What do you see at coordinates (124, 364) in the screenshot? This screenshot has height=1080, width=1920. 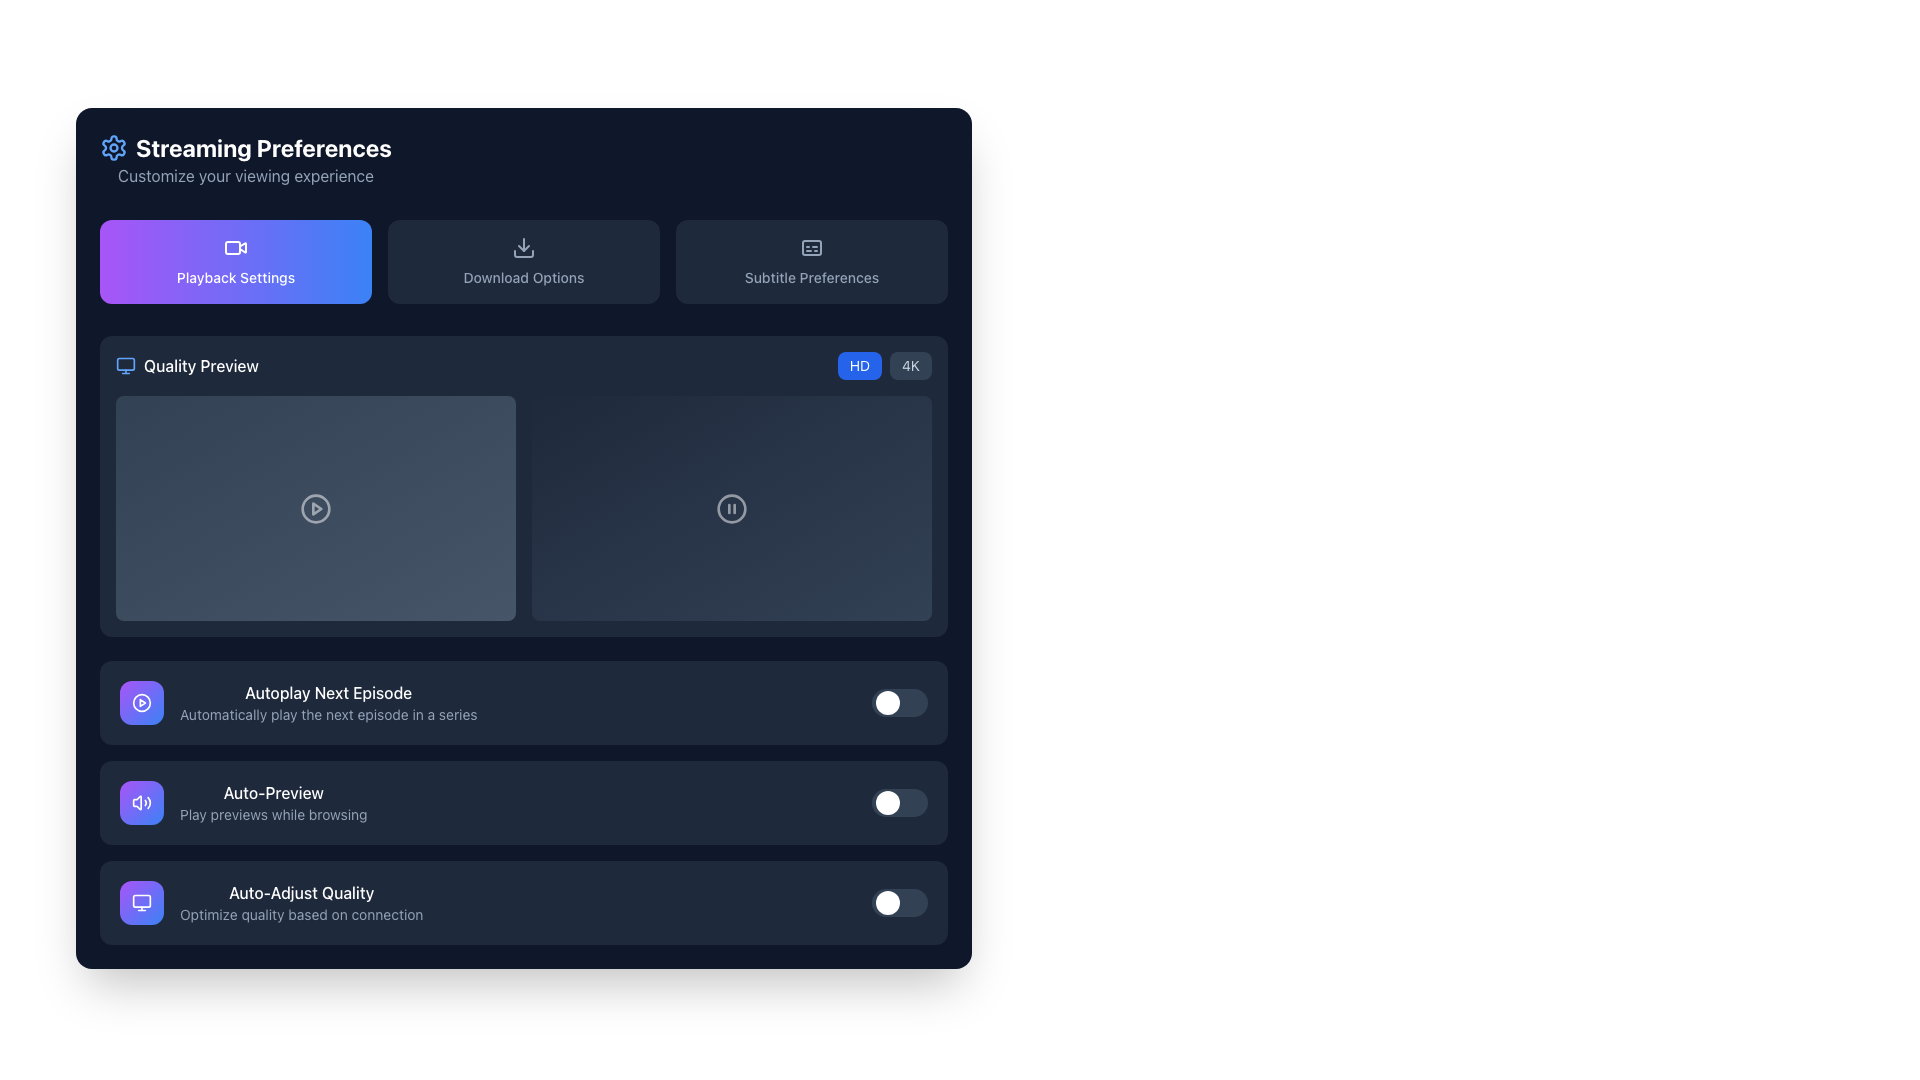 I see `the decorative component of the monitor icon, which symbolizes playback or display settings, located near the top-left corner of the interface next to the 'Streaming Preferences' header` at bounding box center [124, 364].